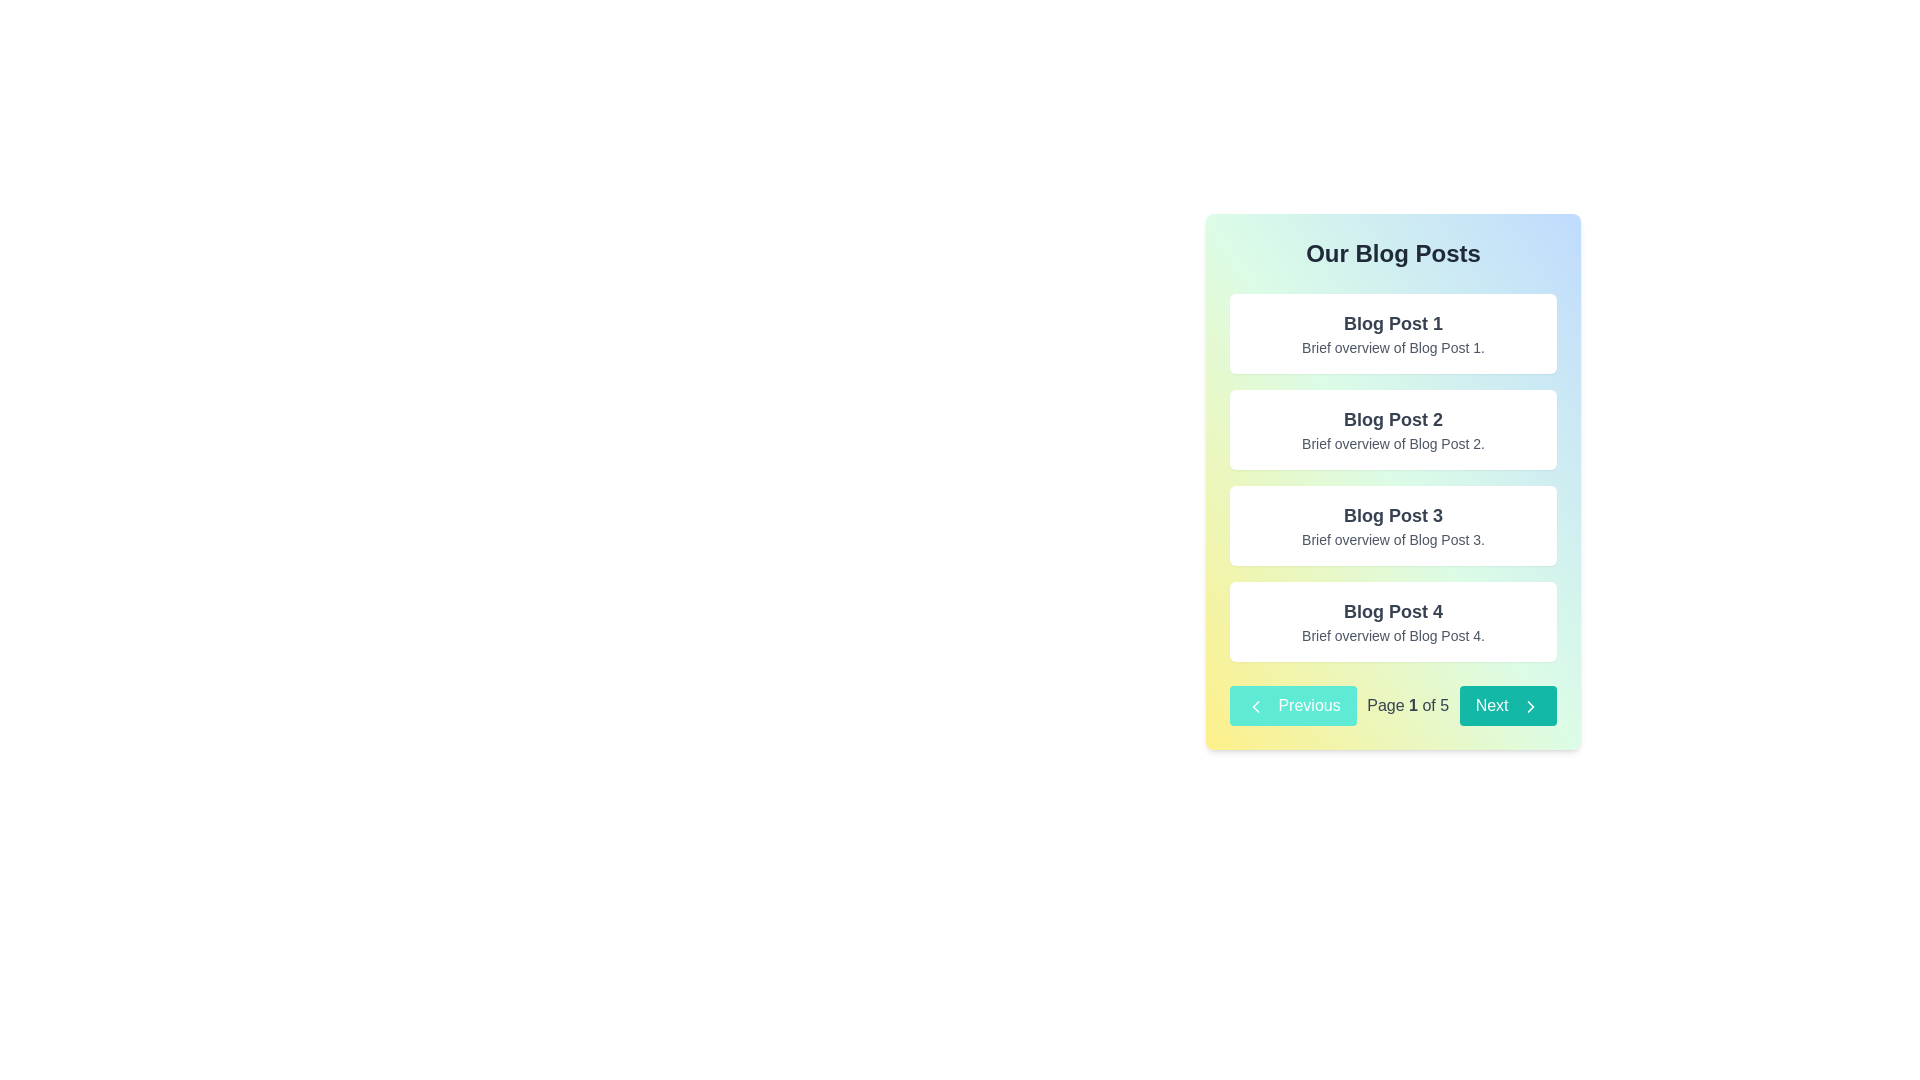 The height and width of the screenshot is (1080, 1920). Describe the element at coordinates (1392, 428) in the screenshot. I see `the static content card displaying 'Blog Post 2' with a brief overview text, which is positioned in the right-hand column below 'Blog Post 1' and above 'Blog Post 3'` at that location.